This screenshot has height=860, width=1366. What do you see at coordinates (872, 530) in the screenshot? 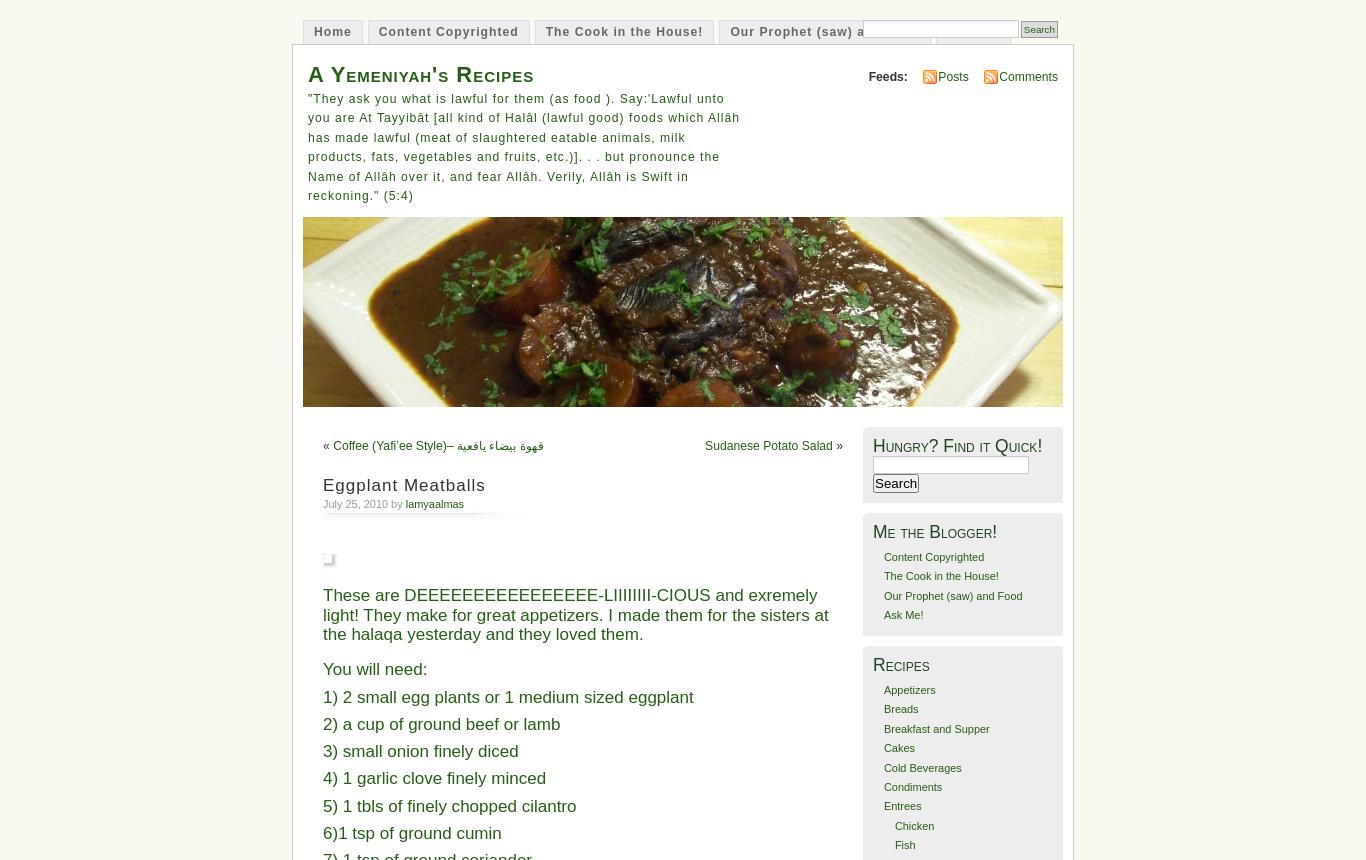
I see `'Me the Blogger!'` at bounding box center [872, 530].